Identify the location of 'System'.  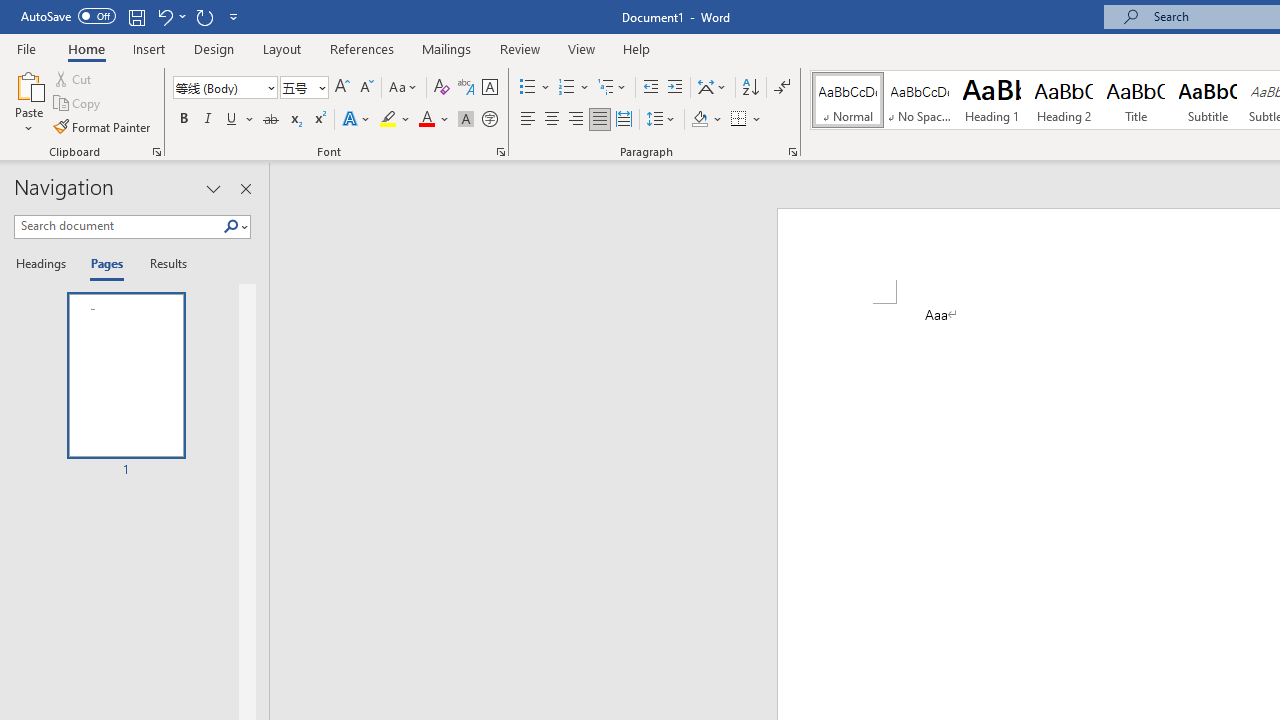
(10, 11).